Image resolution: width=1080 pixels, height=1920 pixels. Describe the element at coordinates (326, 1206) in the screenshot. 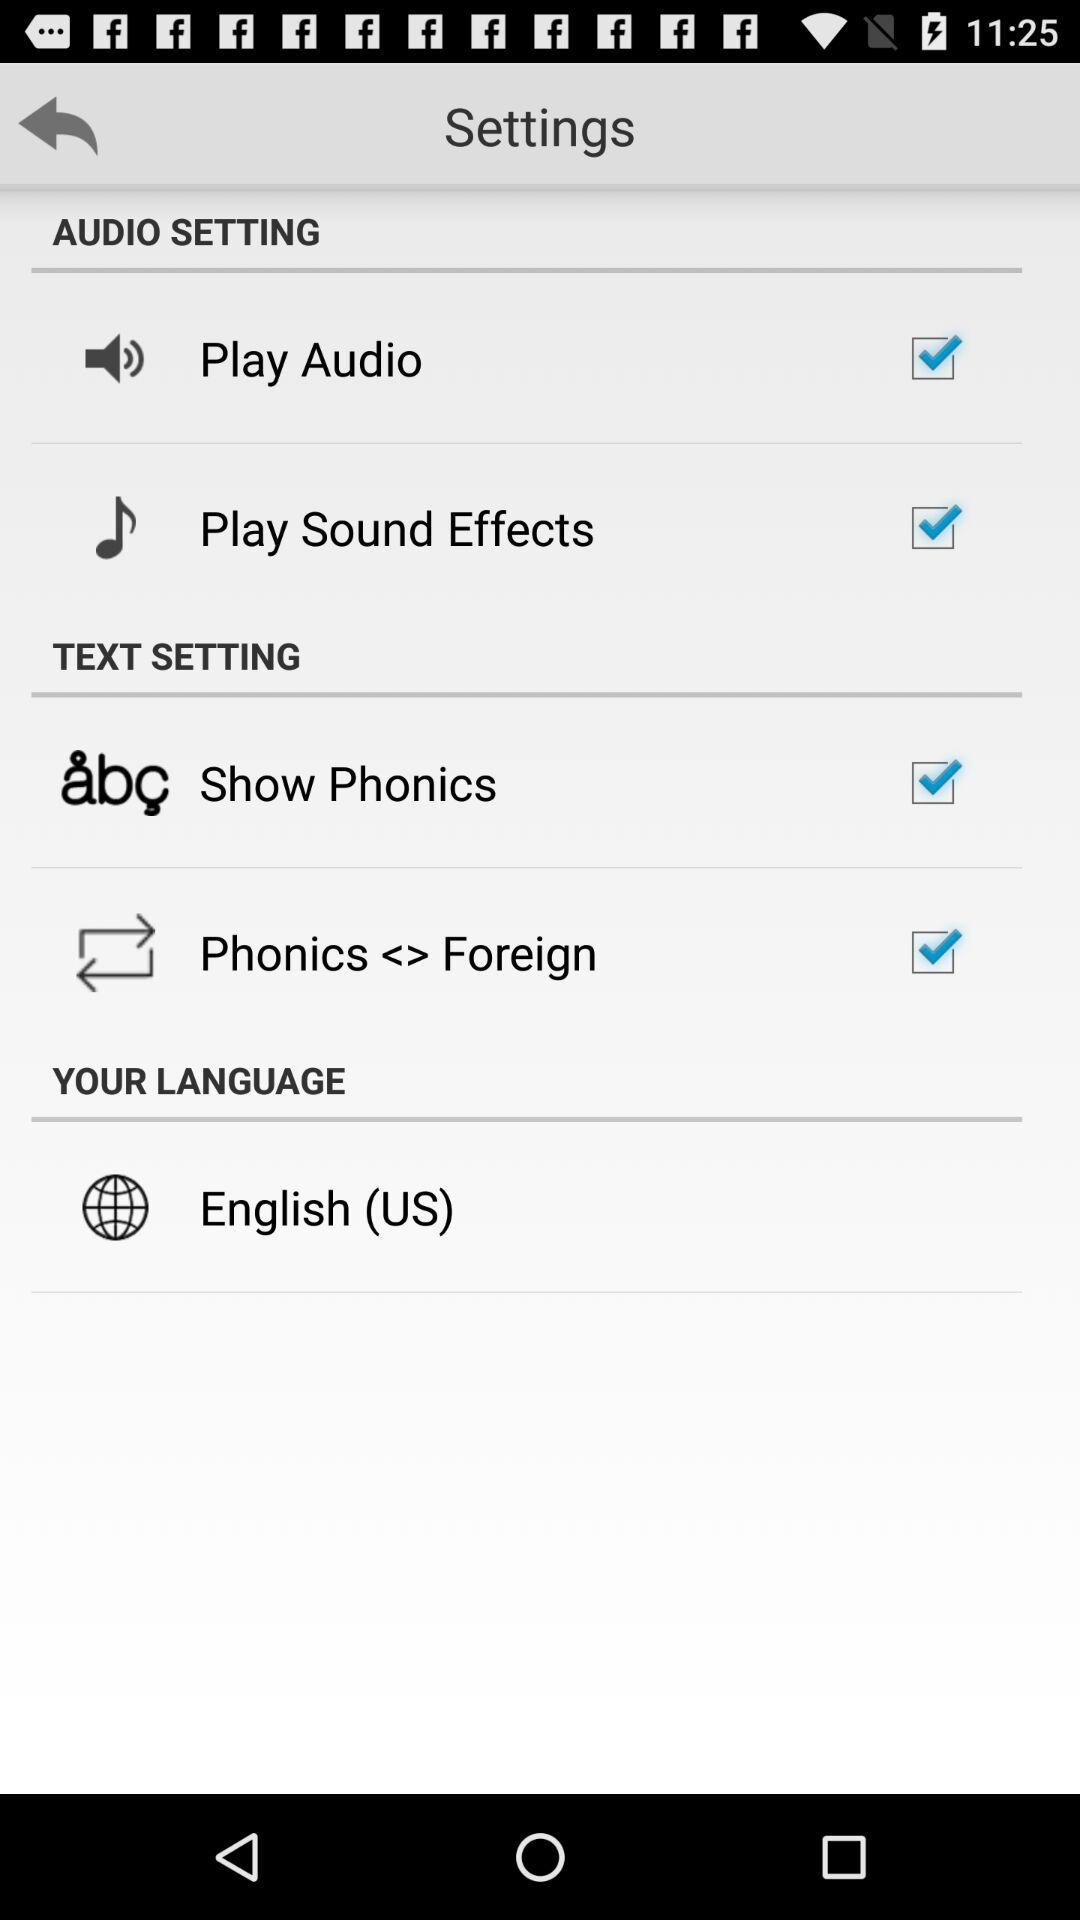

I see `item below the your language item` at that location.